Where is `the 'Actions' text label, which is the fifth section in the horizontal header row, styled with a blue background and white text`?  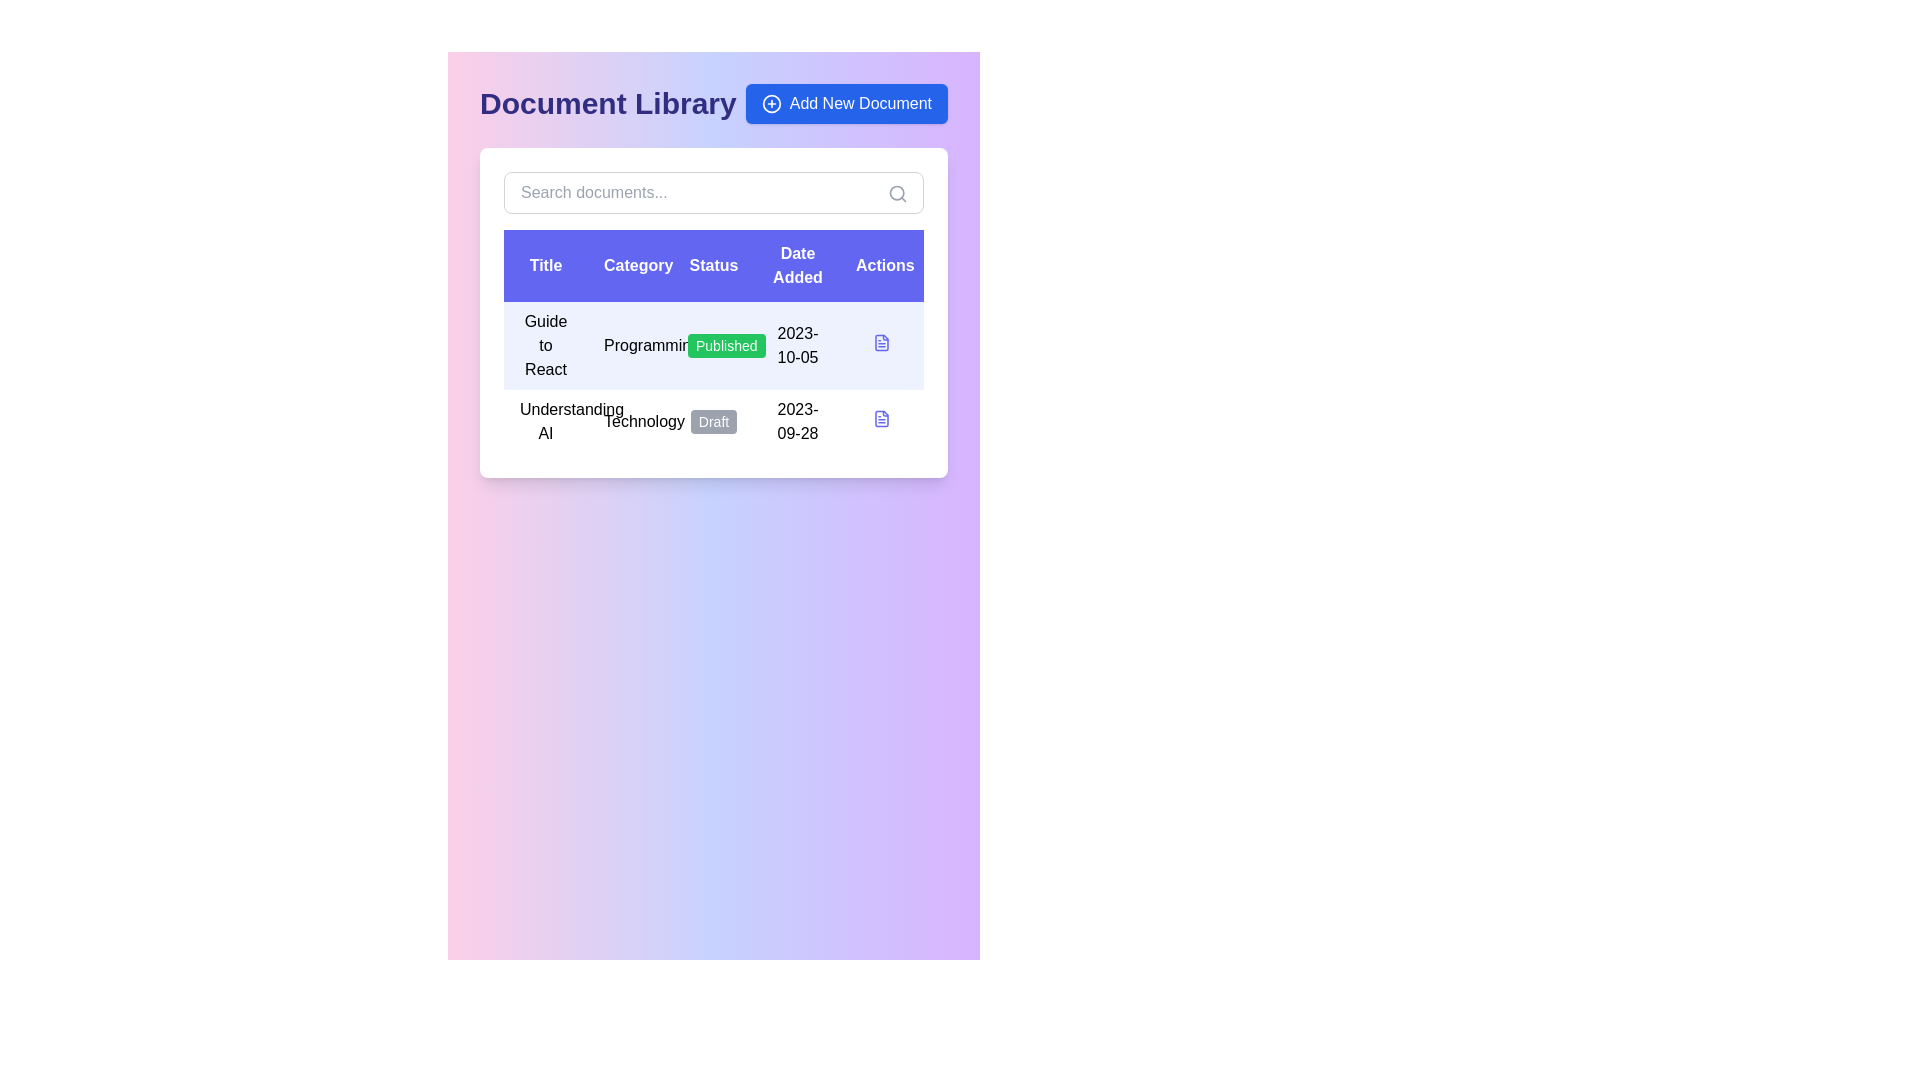 the 'Actions' text label, which is the fifth section in the horizontal header row, styled with a blue background and white text is located at coordinates (881, 265).